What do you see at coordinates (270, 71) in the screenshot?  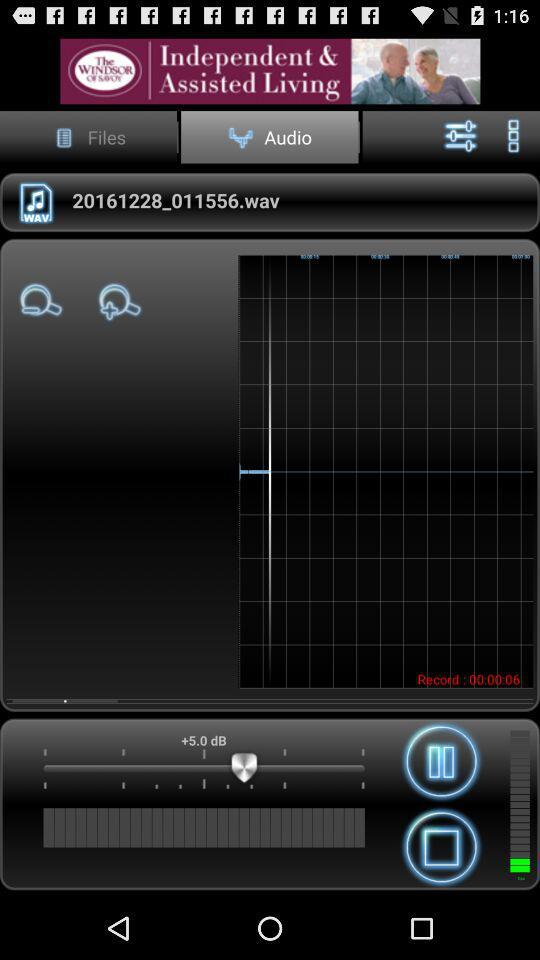 I see `details` at bounding box center [270, 71].